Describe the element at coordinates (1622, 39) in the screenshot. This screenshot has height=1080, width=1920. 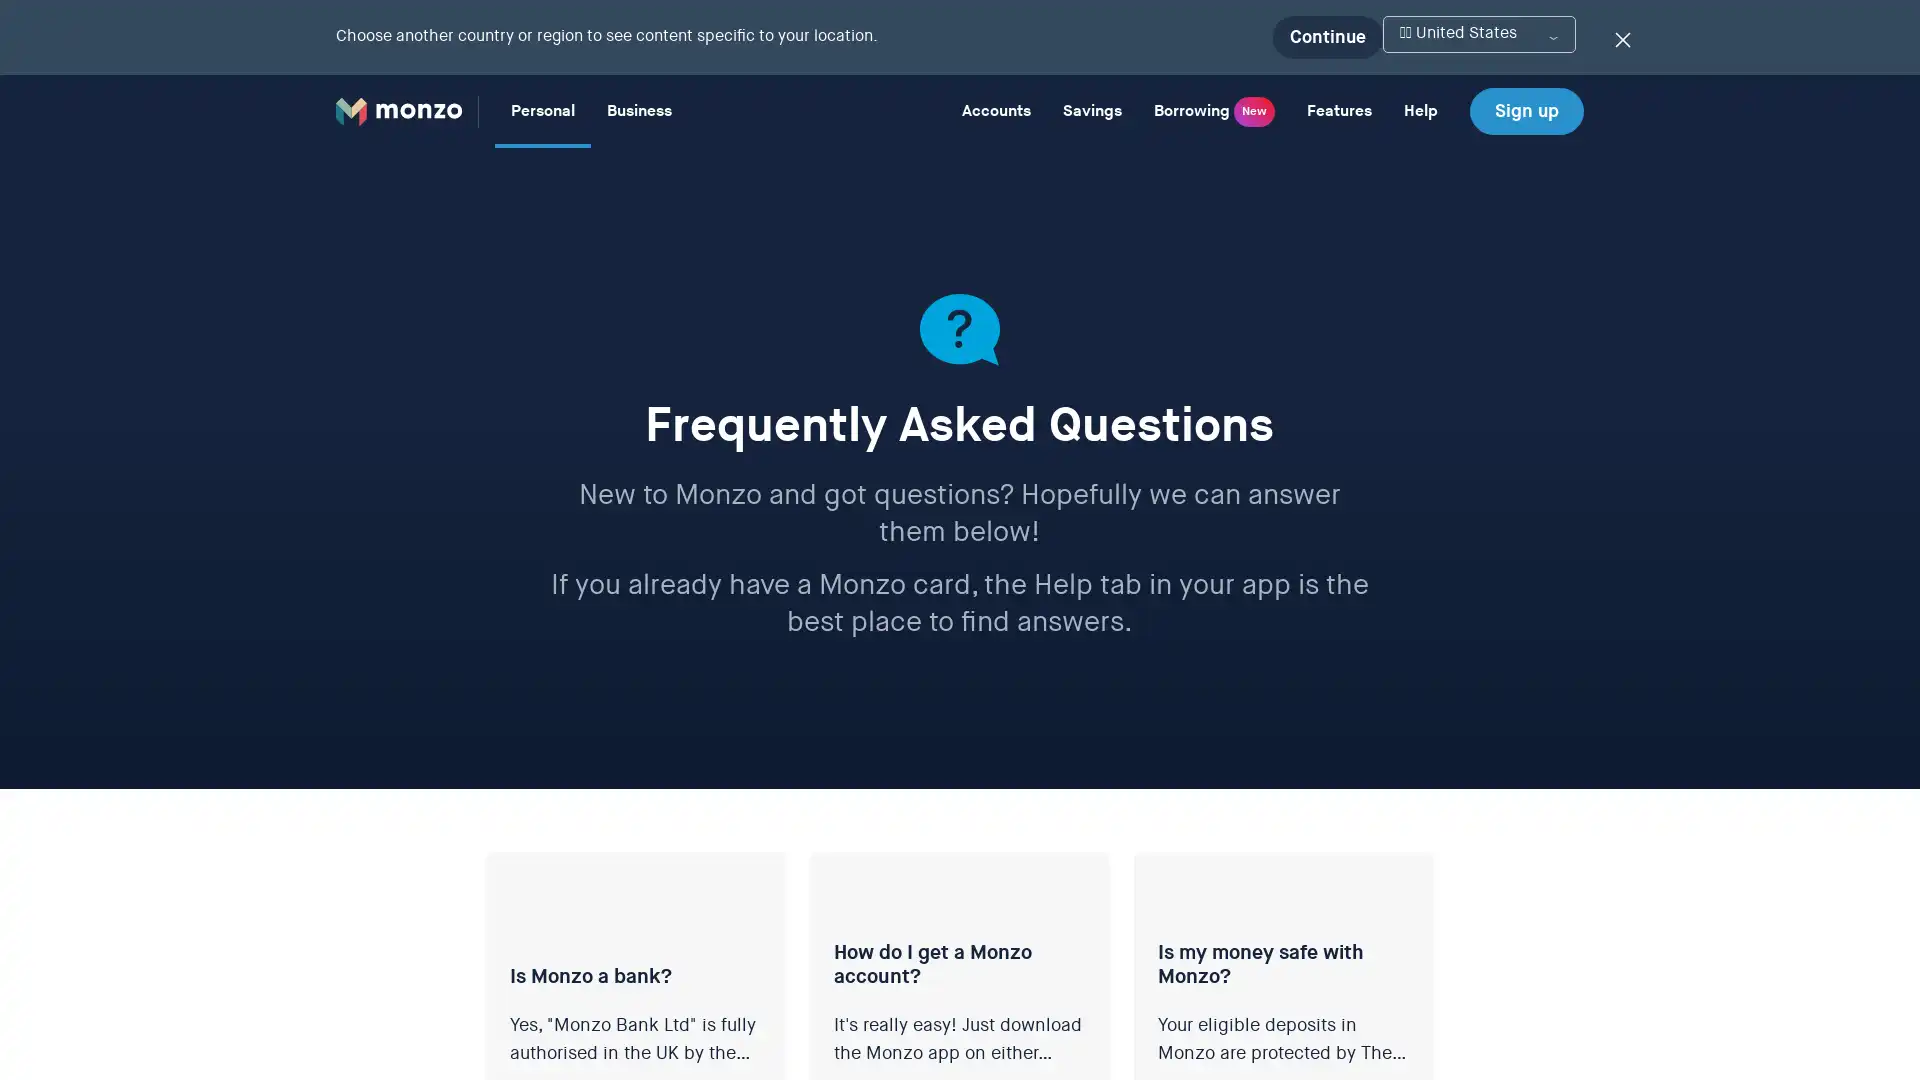
I see `Dismiss the location switcher banner` at that location.